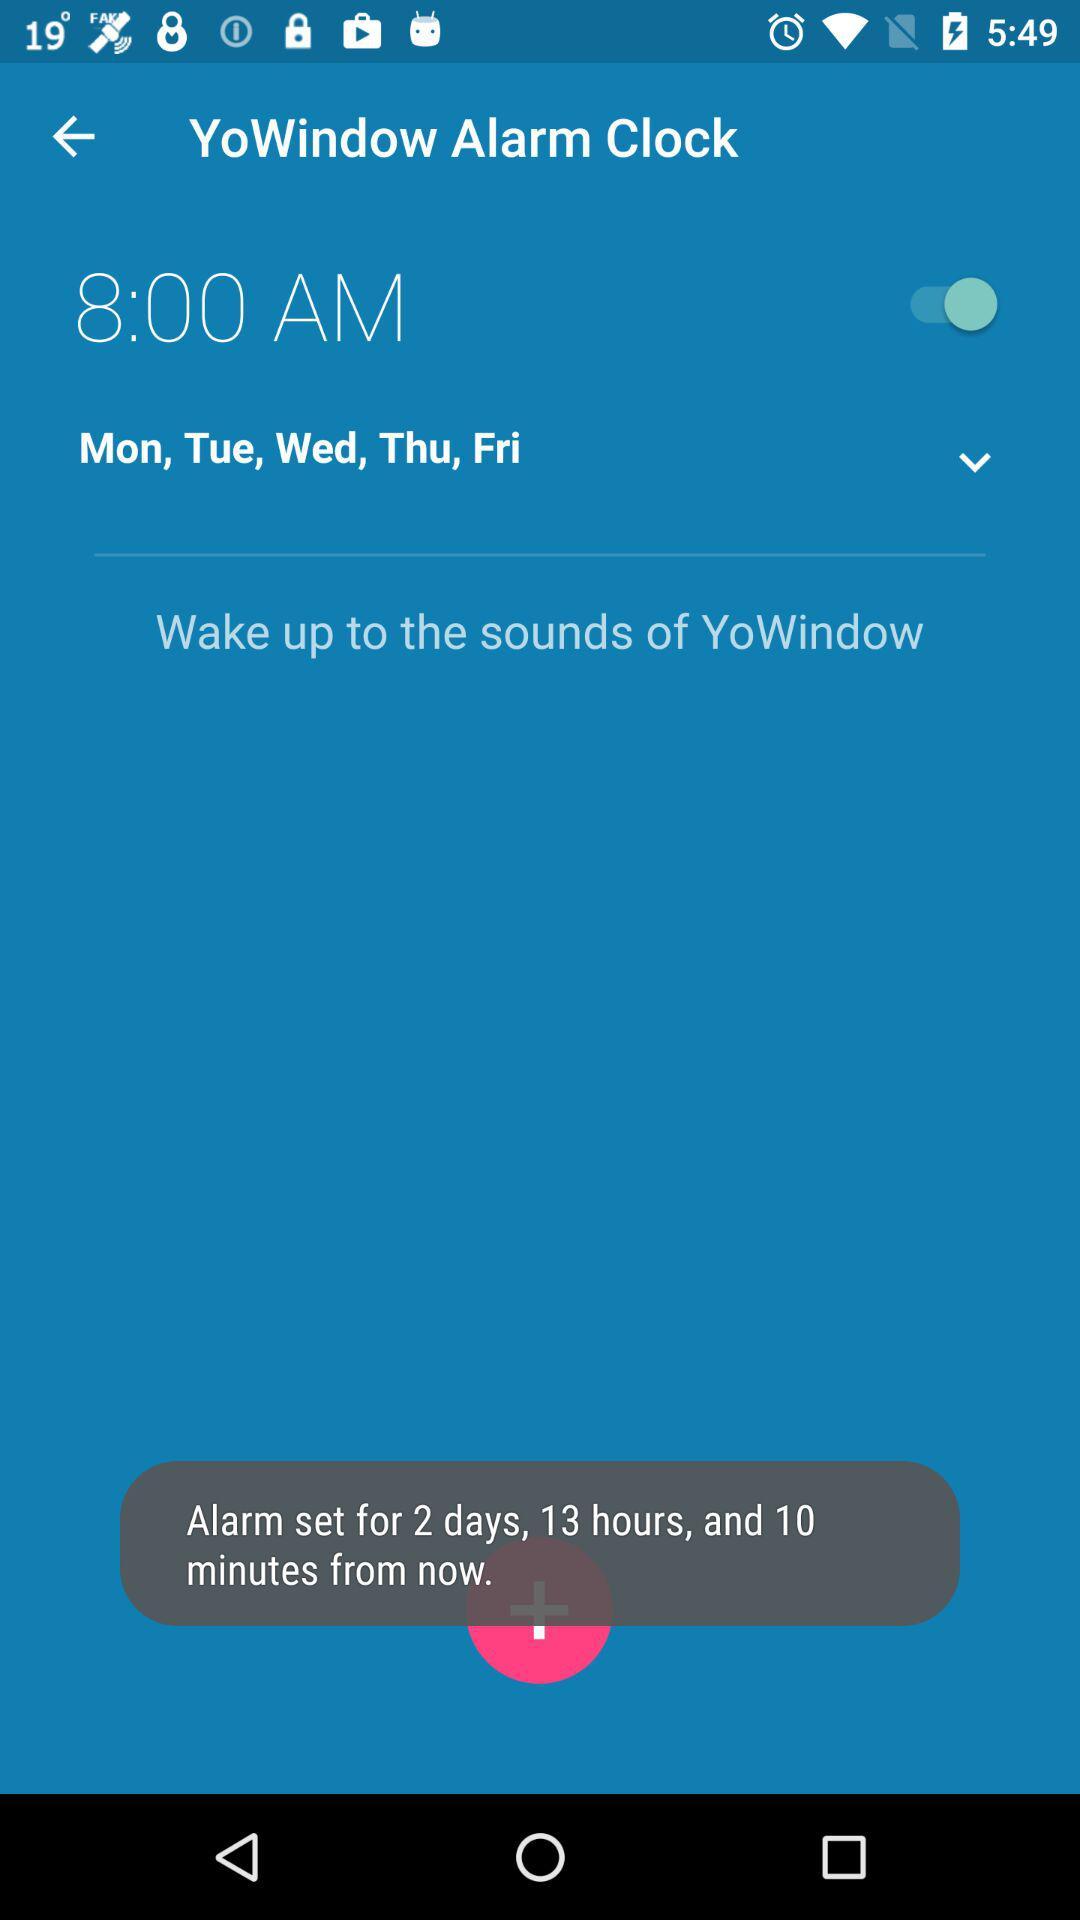 The image size is (1080, 1920). I want to click on auto -play button, so click(944, 303).